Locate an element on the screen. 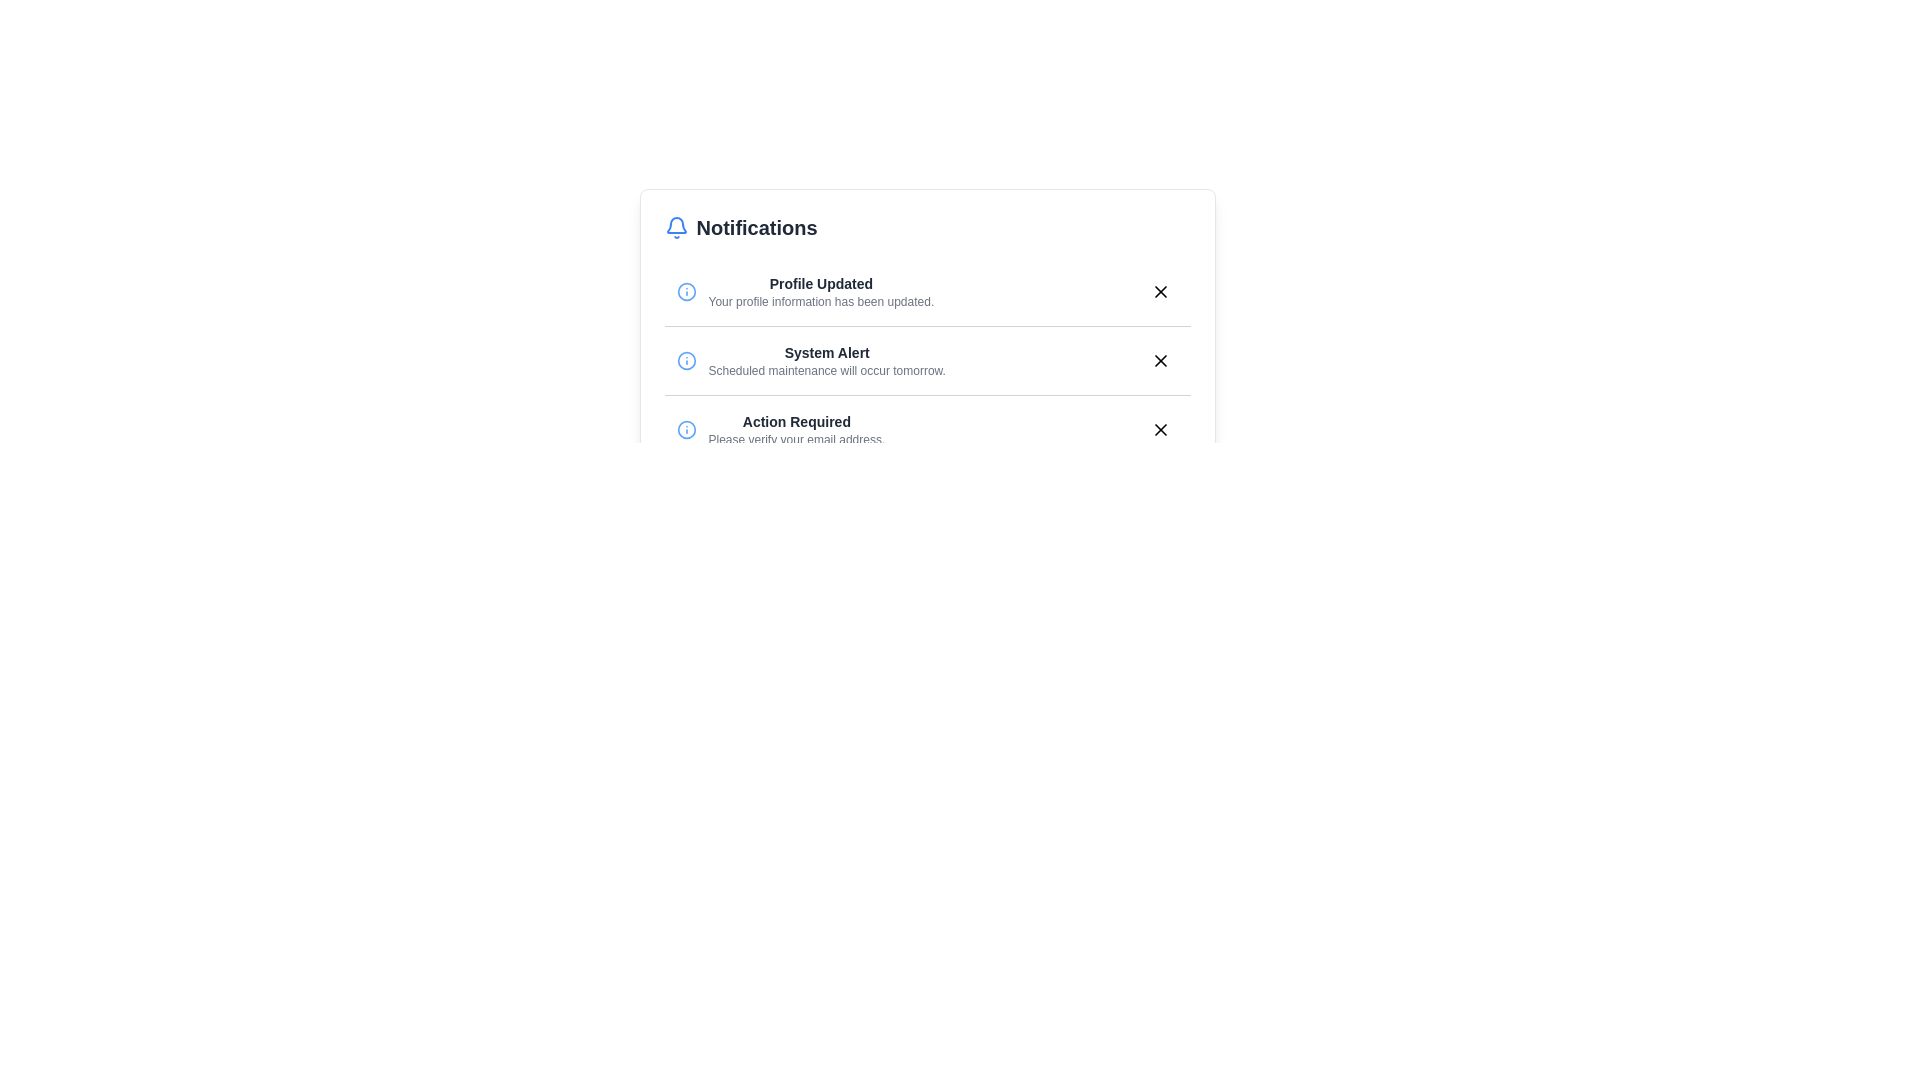  the Close Icon located in the top-right corner of the 'Action Required' notification entry is located at coordinates (1160, 428).